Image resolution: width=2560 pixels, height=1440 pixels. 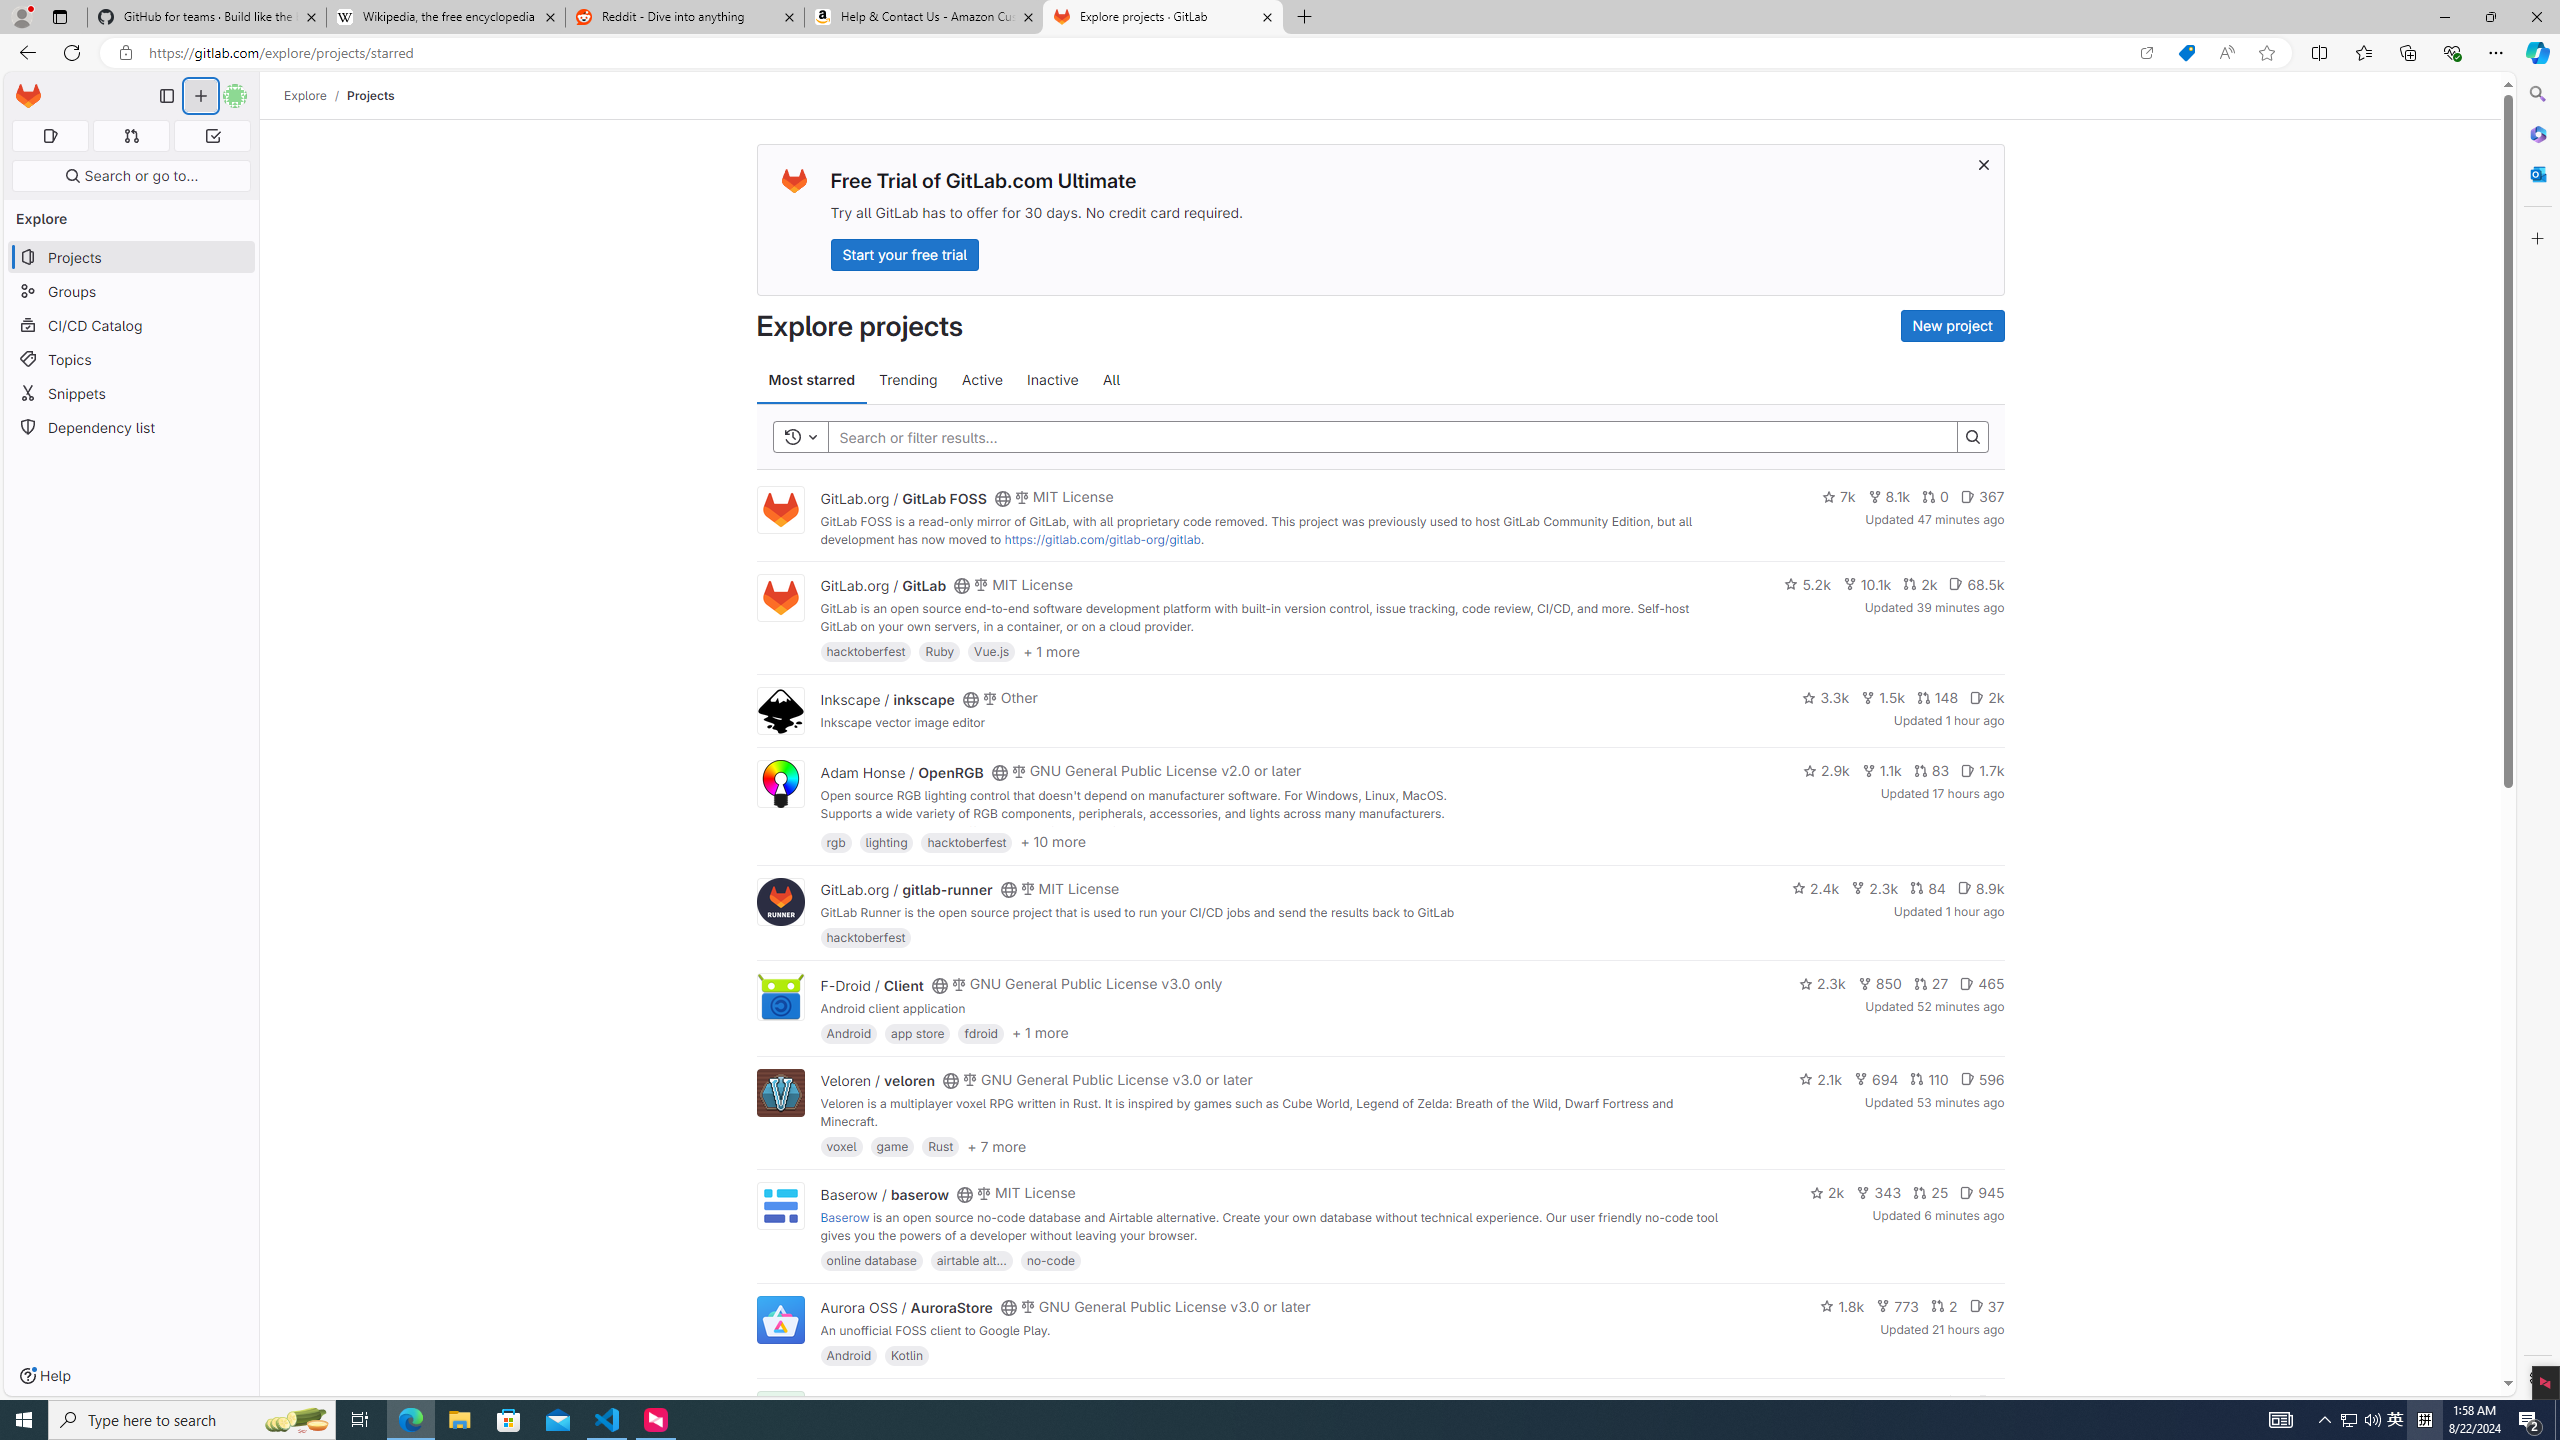 I want to click on 'Snippets', so click(x=130, y=392).